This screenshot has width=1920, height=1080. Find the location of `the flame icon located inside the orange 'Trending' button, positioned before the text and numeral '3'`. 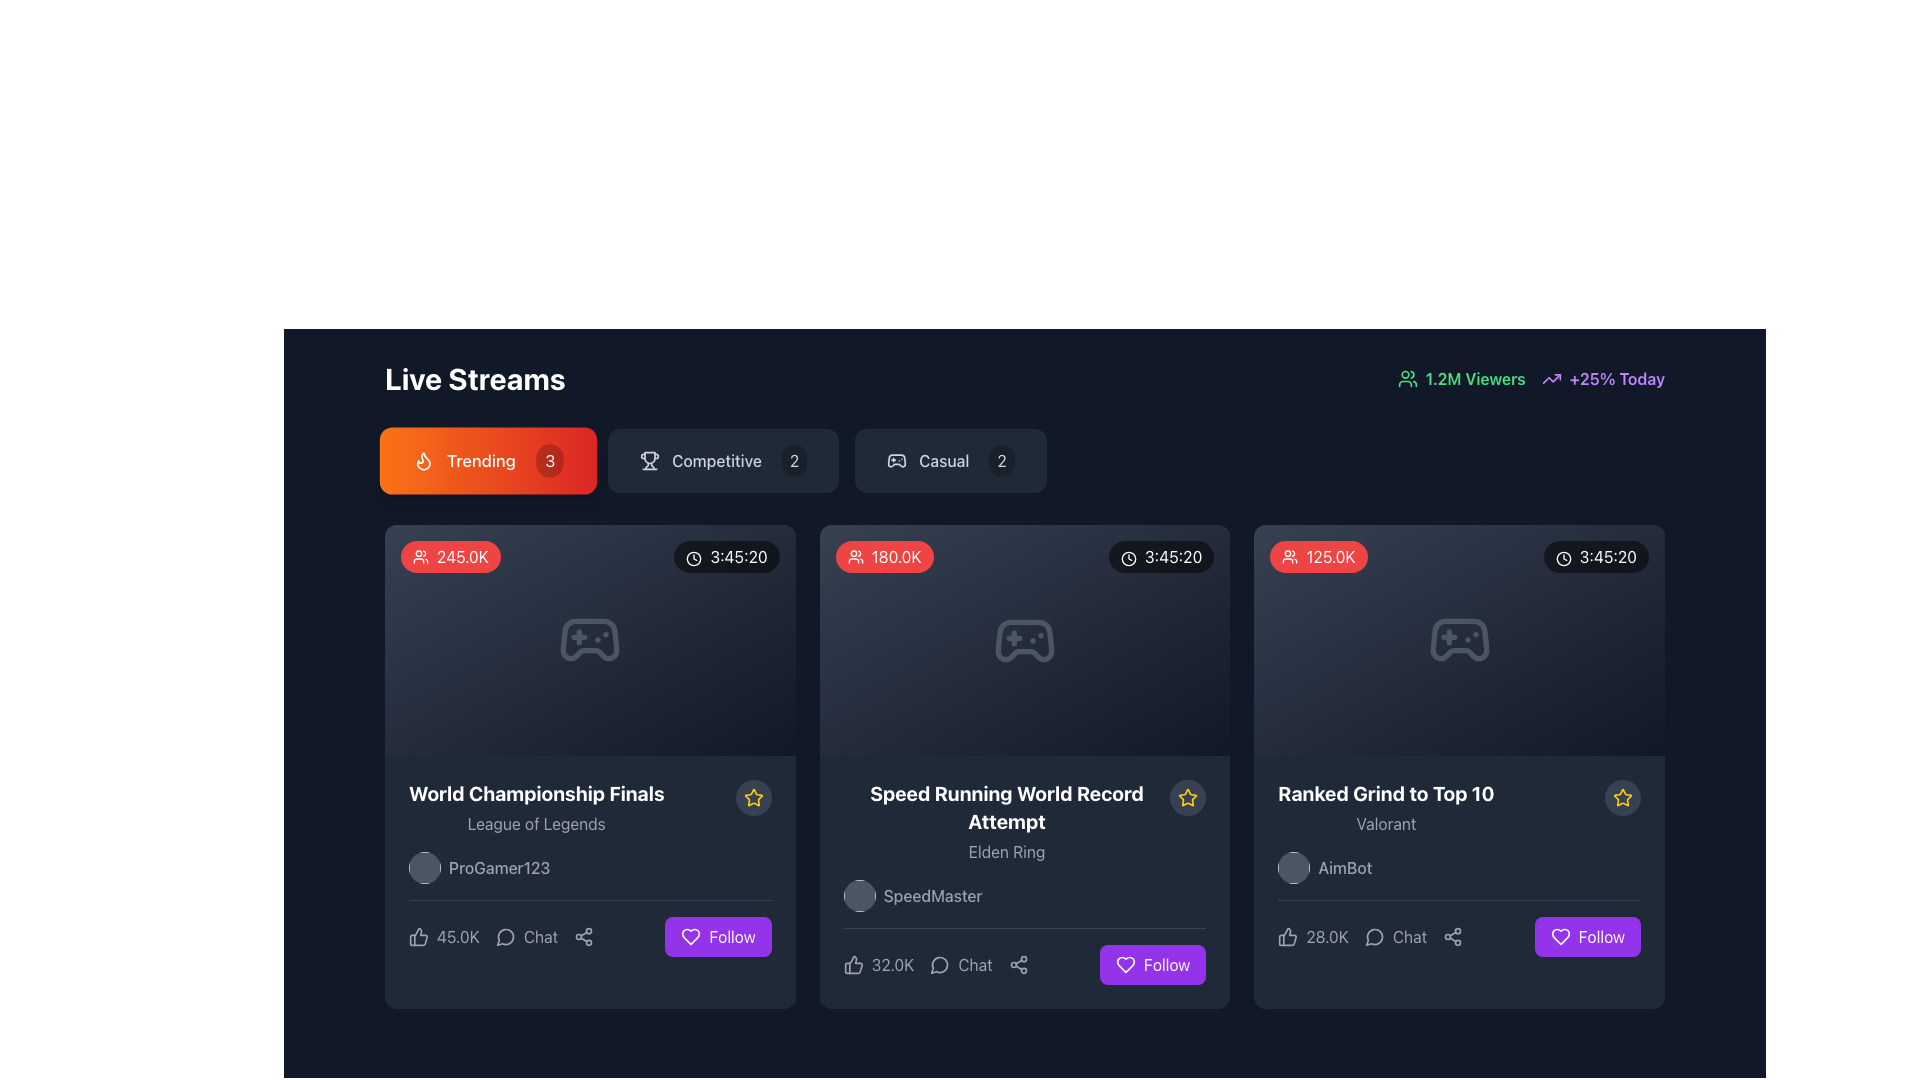

the flame icon located inside the orange 'Trending' button, positioned before the text and numeral '3' is located at coordinates (422, 461).